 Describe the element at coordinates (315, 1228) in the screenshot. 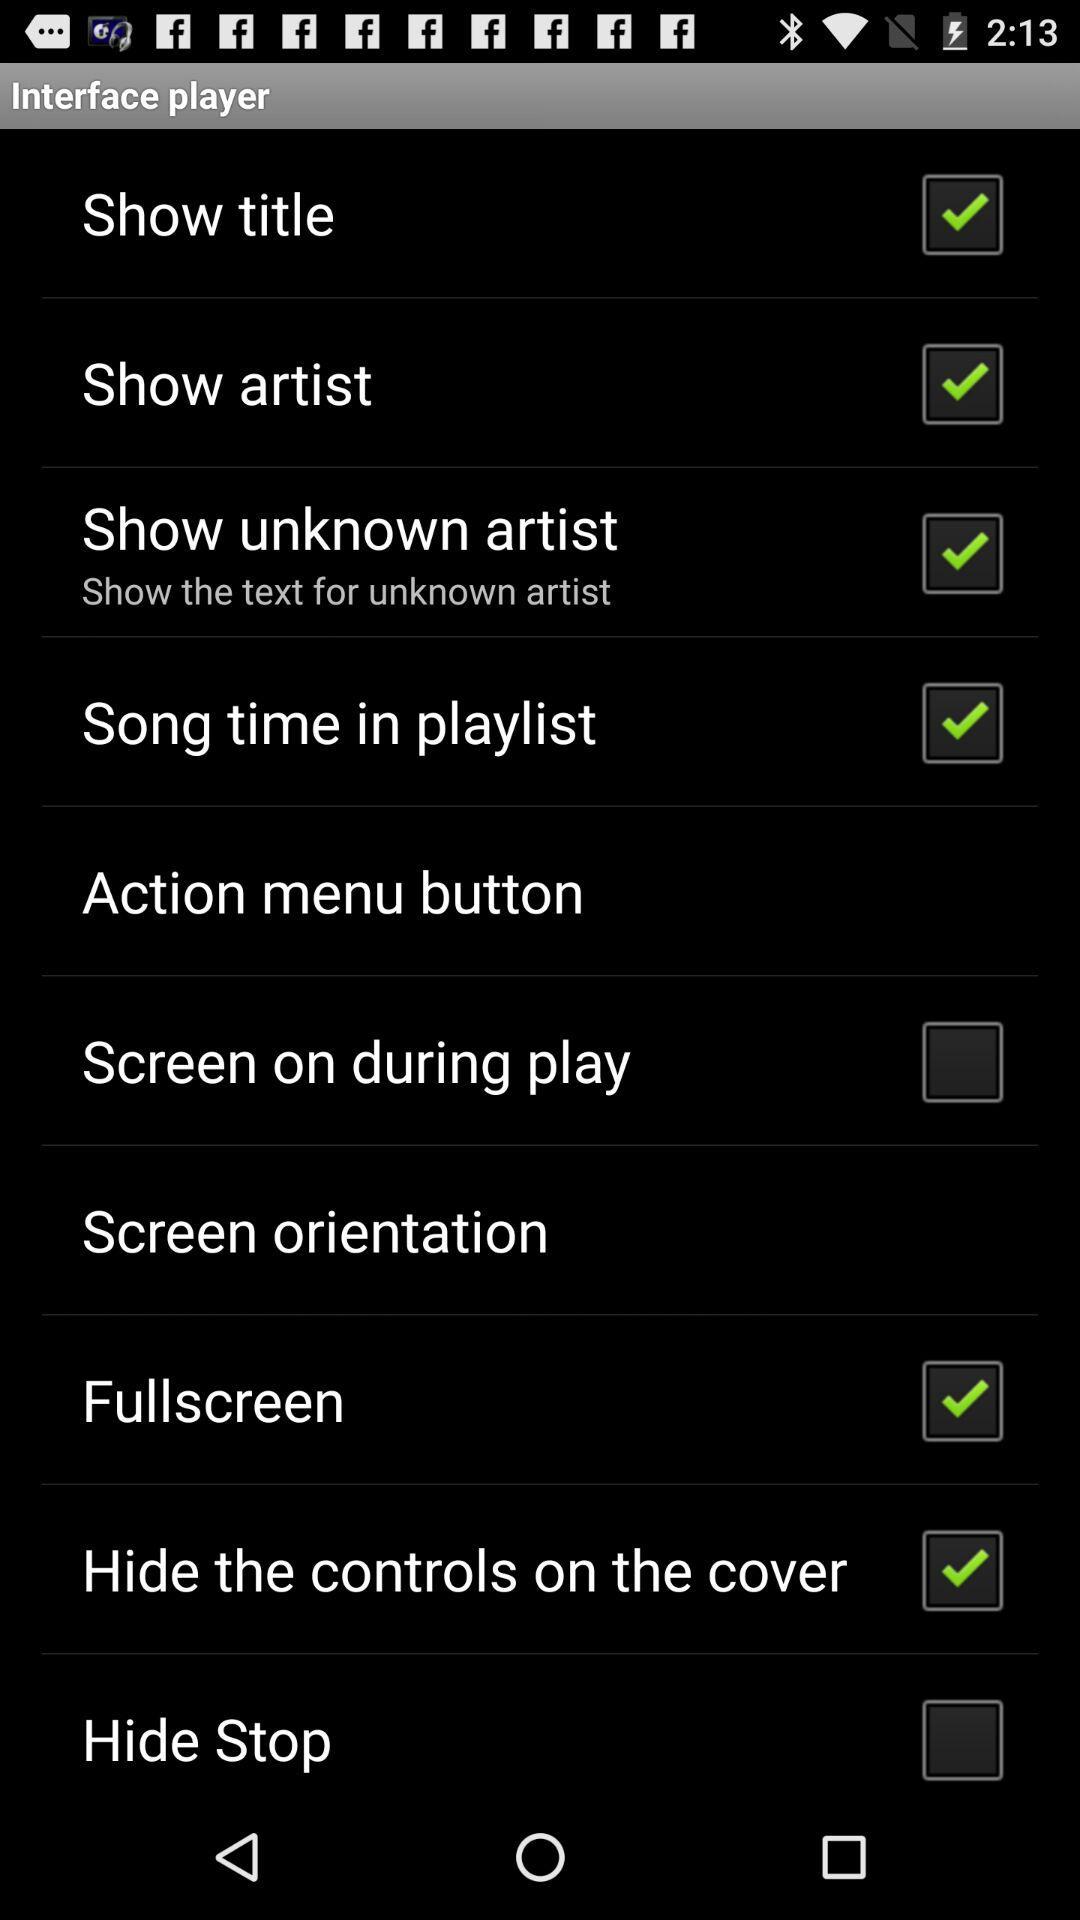

I see `the app below screen on during app` at that location.